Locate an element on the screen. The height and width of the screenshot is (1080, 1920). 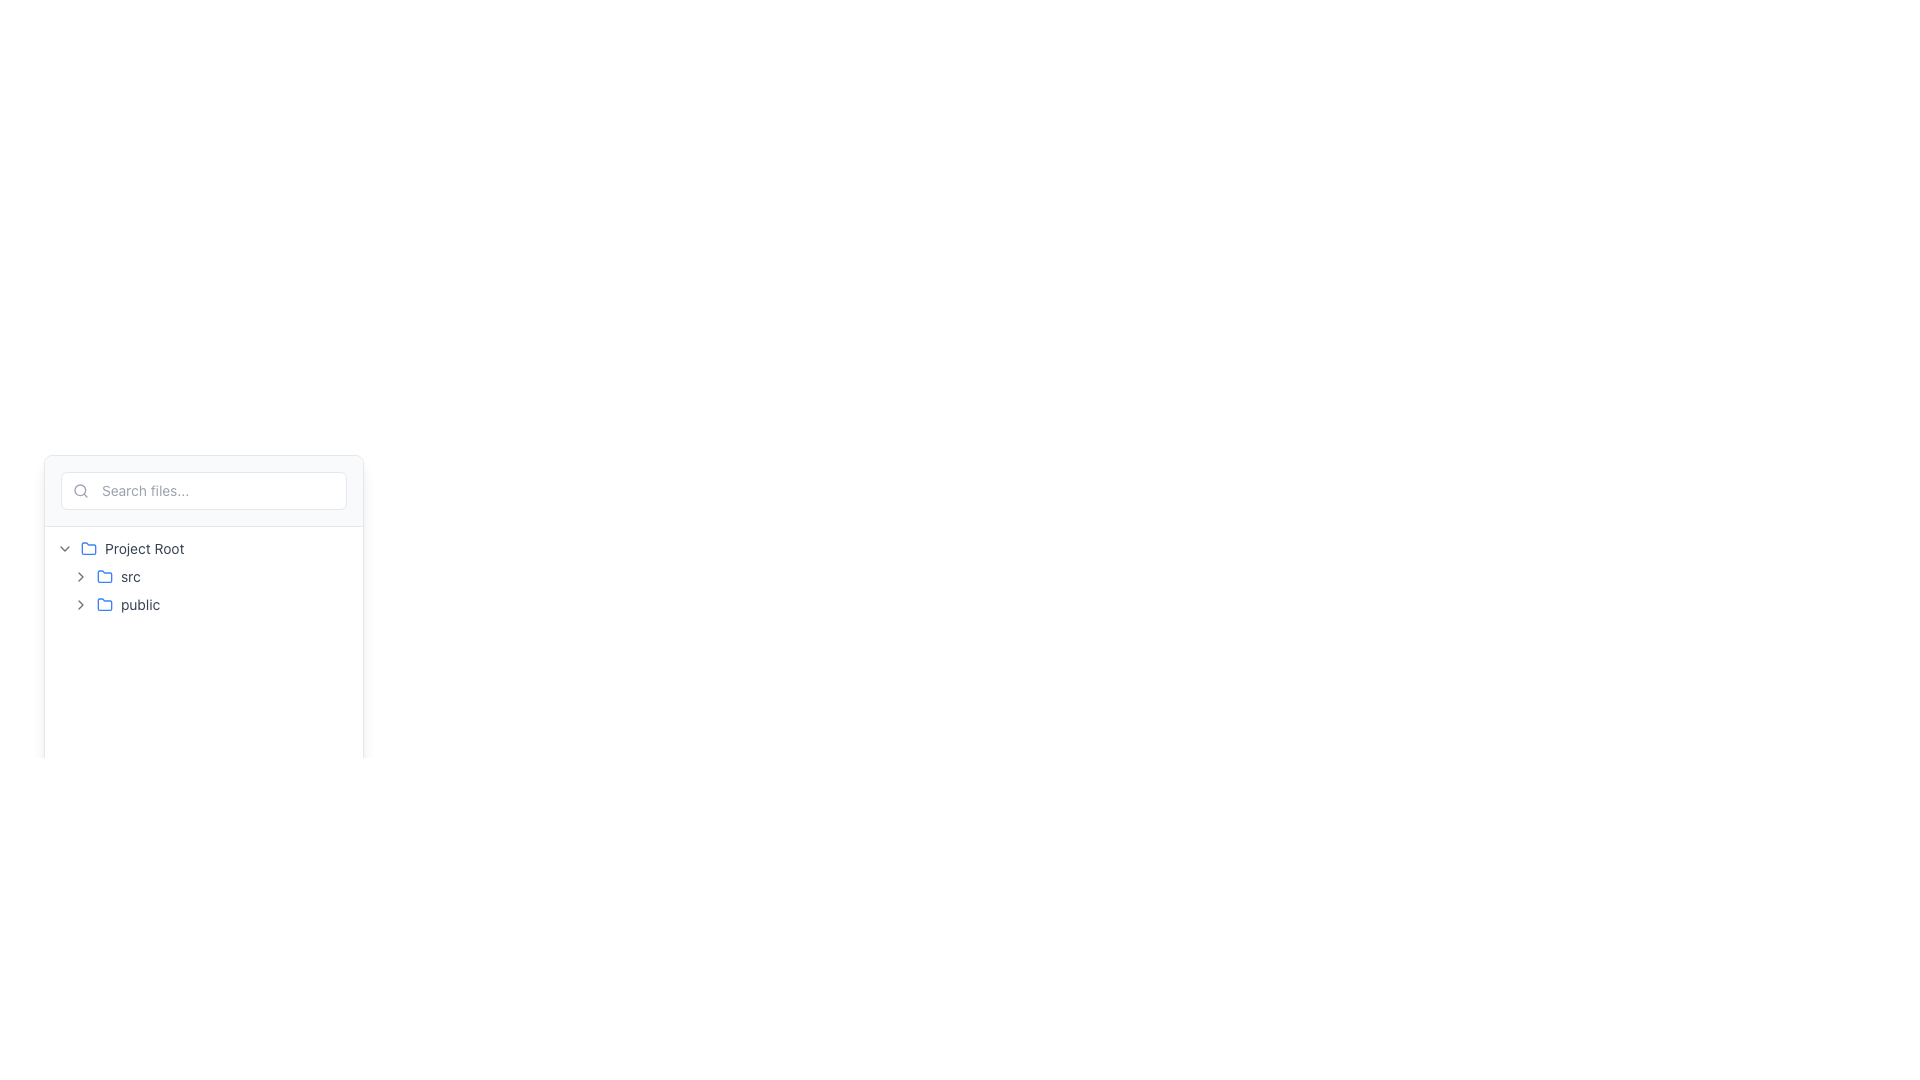
the Chevron-right icon, which is a gray arrow icon pointing to the right, located to the left of the text 'public' is located at coordinates (80, 604).